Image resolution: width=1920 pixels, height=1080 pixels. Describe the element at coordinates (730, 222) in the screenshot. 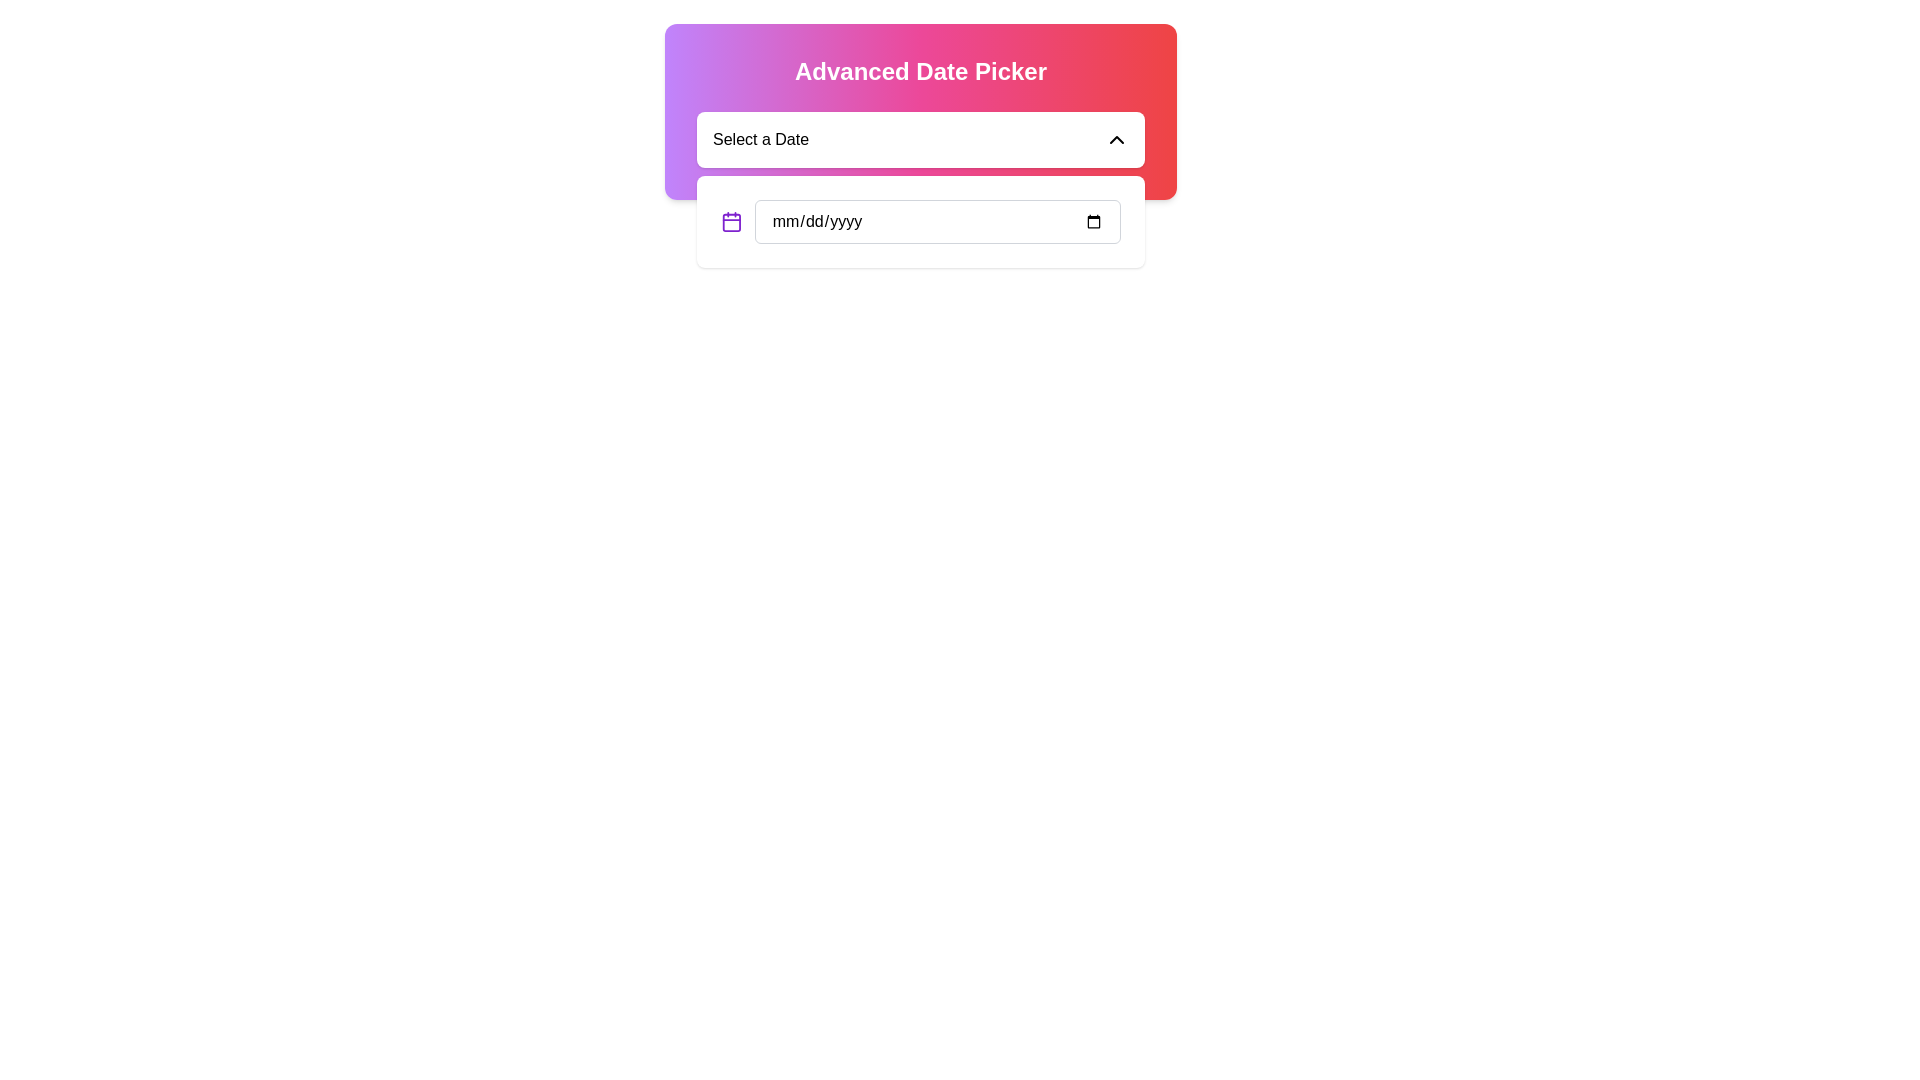

I see `the calendar icon, which is a purple minimalist design located to the left of the 'mm/dd/yyyy' text input field in the date picker component` at that location.